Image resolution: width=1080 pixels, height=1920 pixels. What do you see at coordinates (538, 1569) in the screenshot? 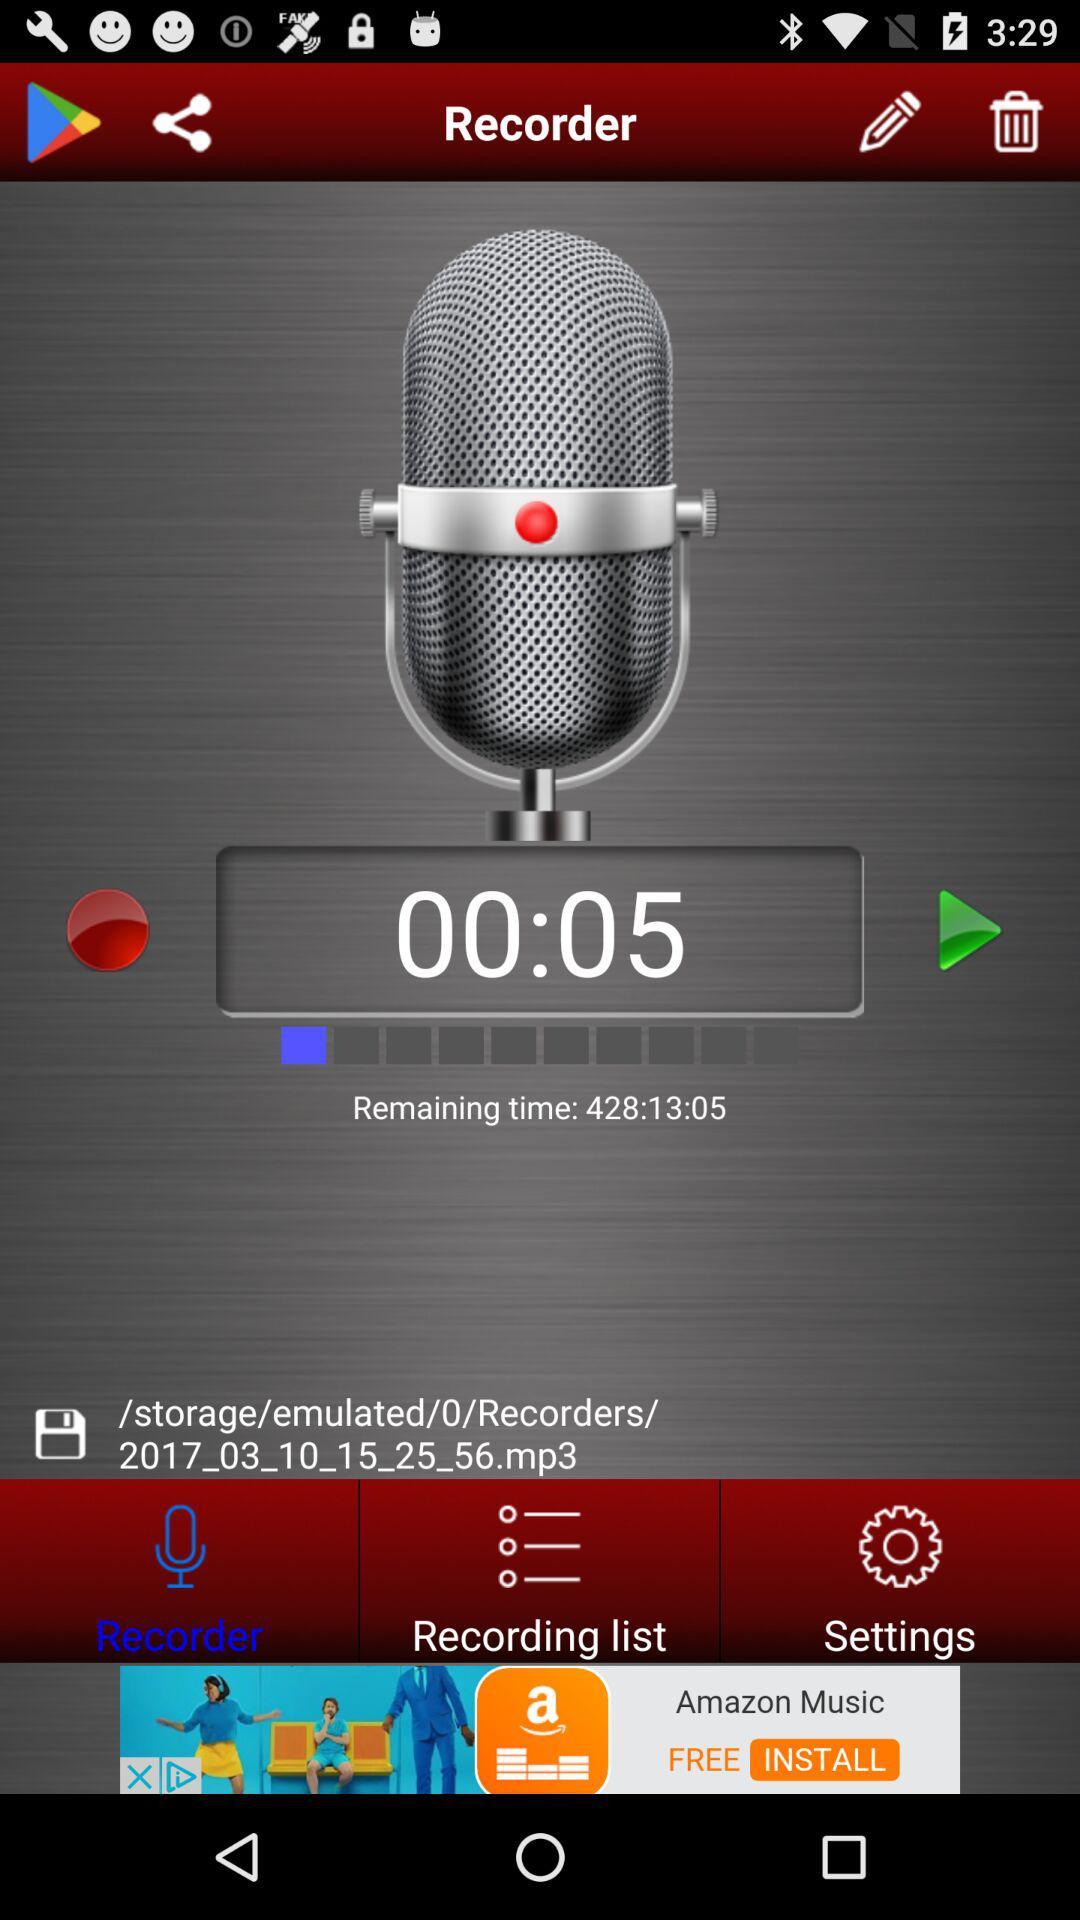
I see `see recording list` at bounding box center [538, 1569].